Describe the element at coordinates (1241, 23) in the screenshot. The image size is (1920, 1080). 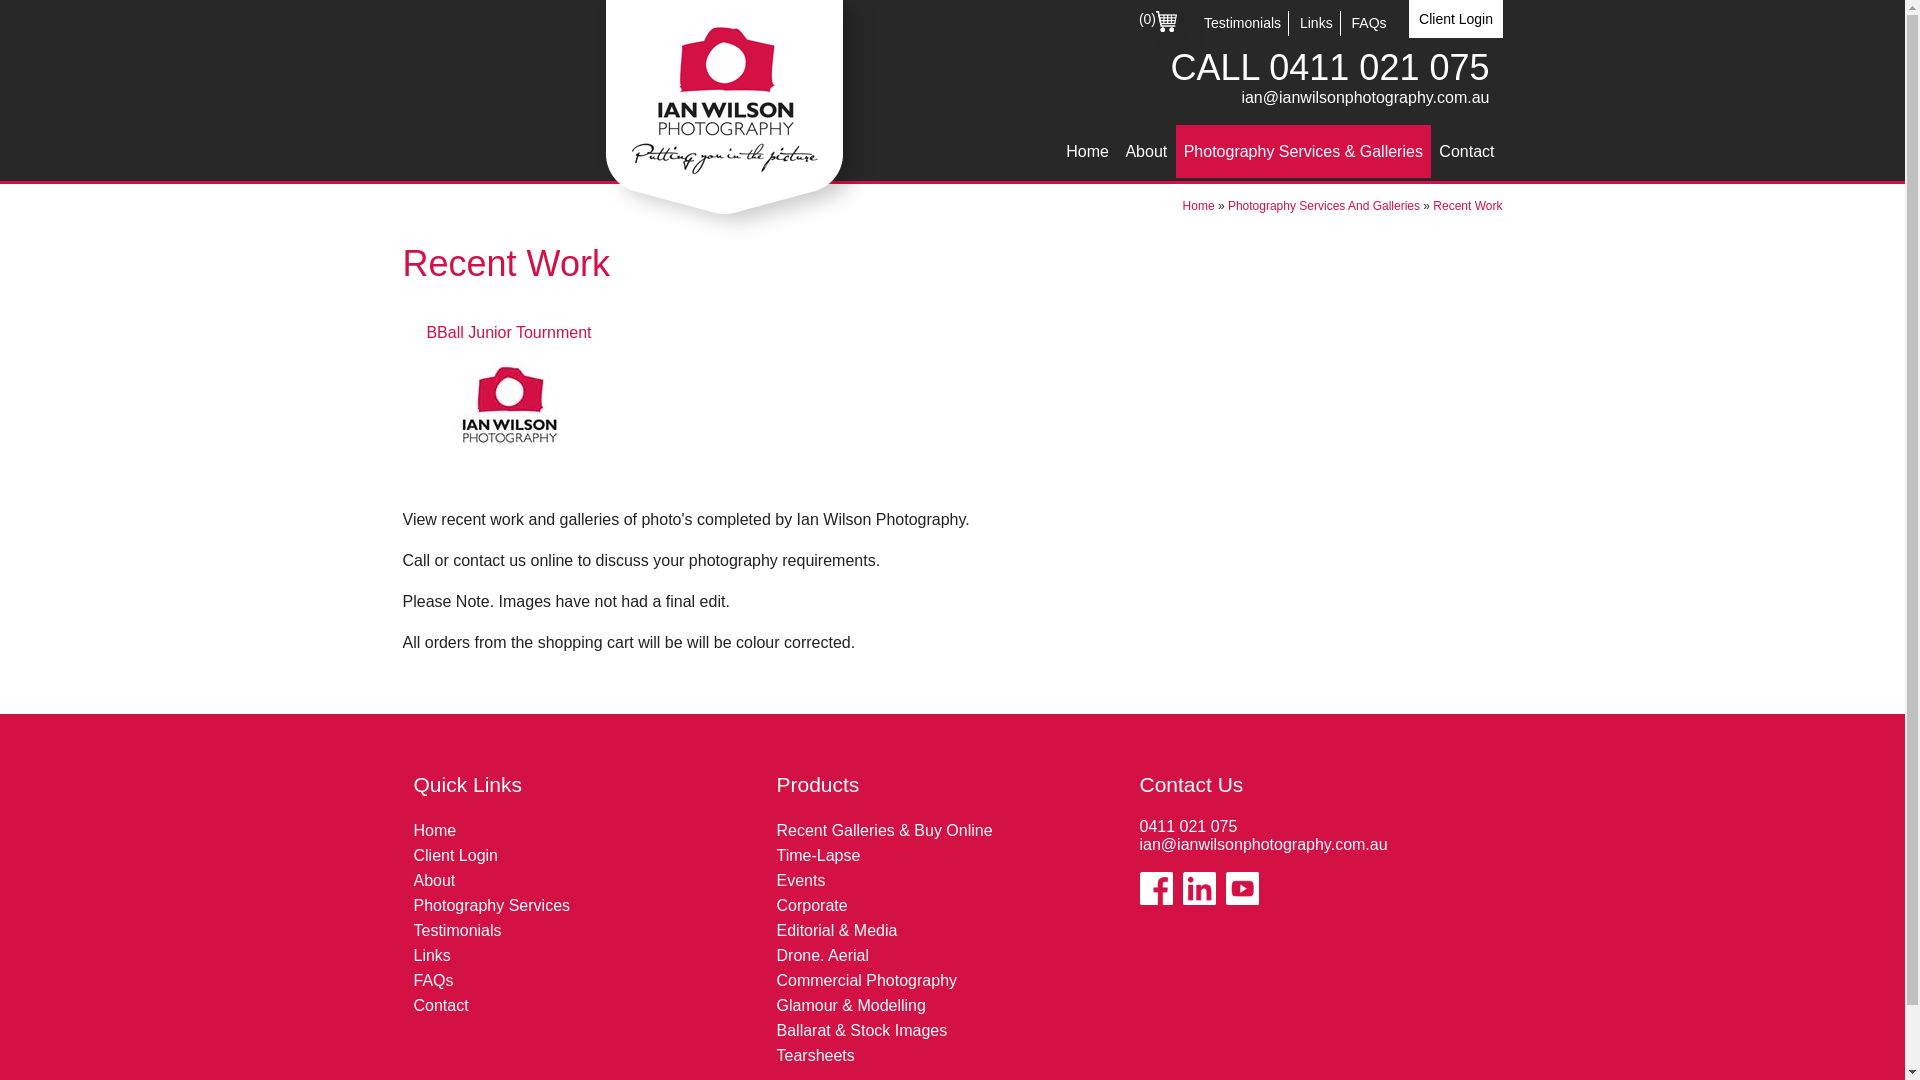
I see `'Testimonials'` at that location.